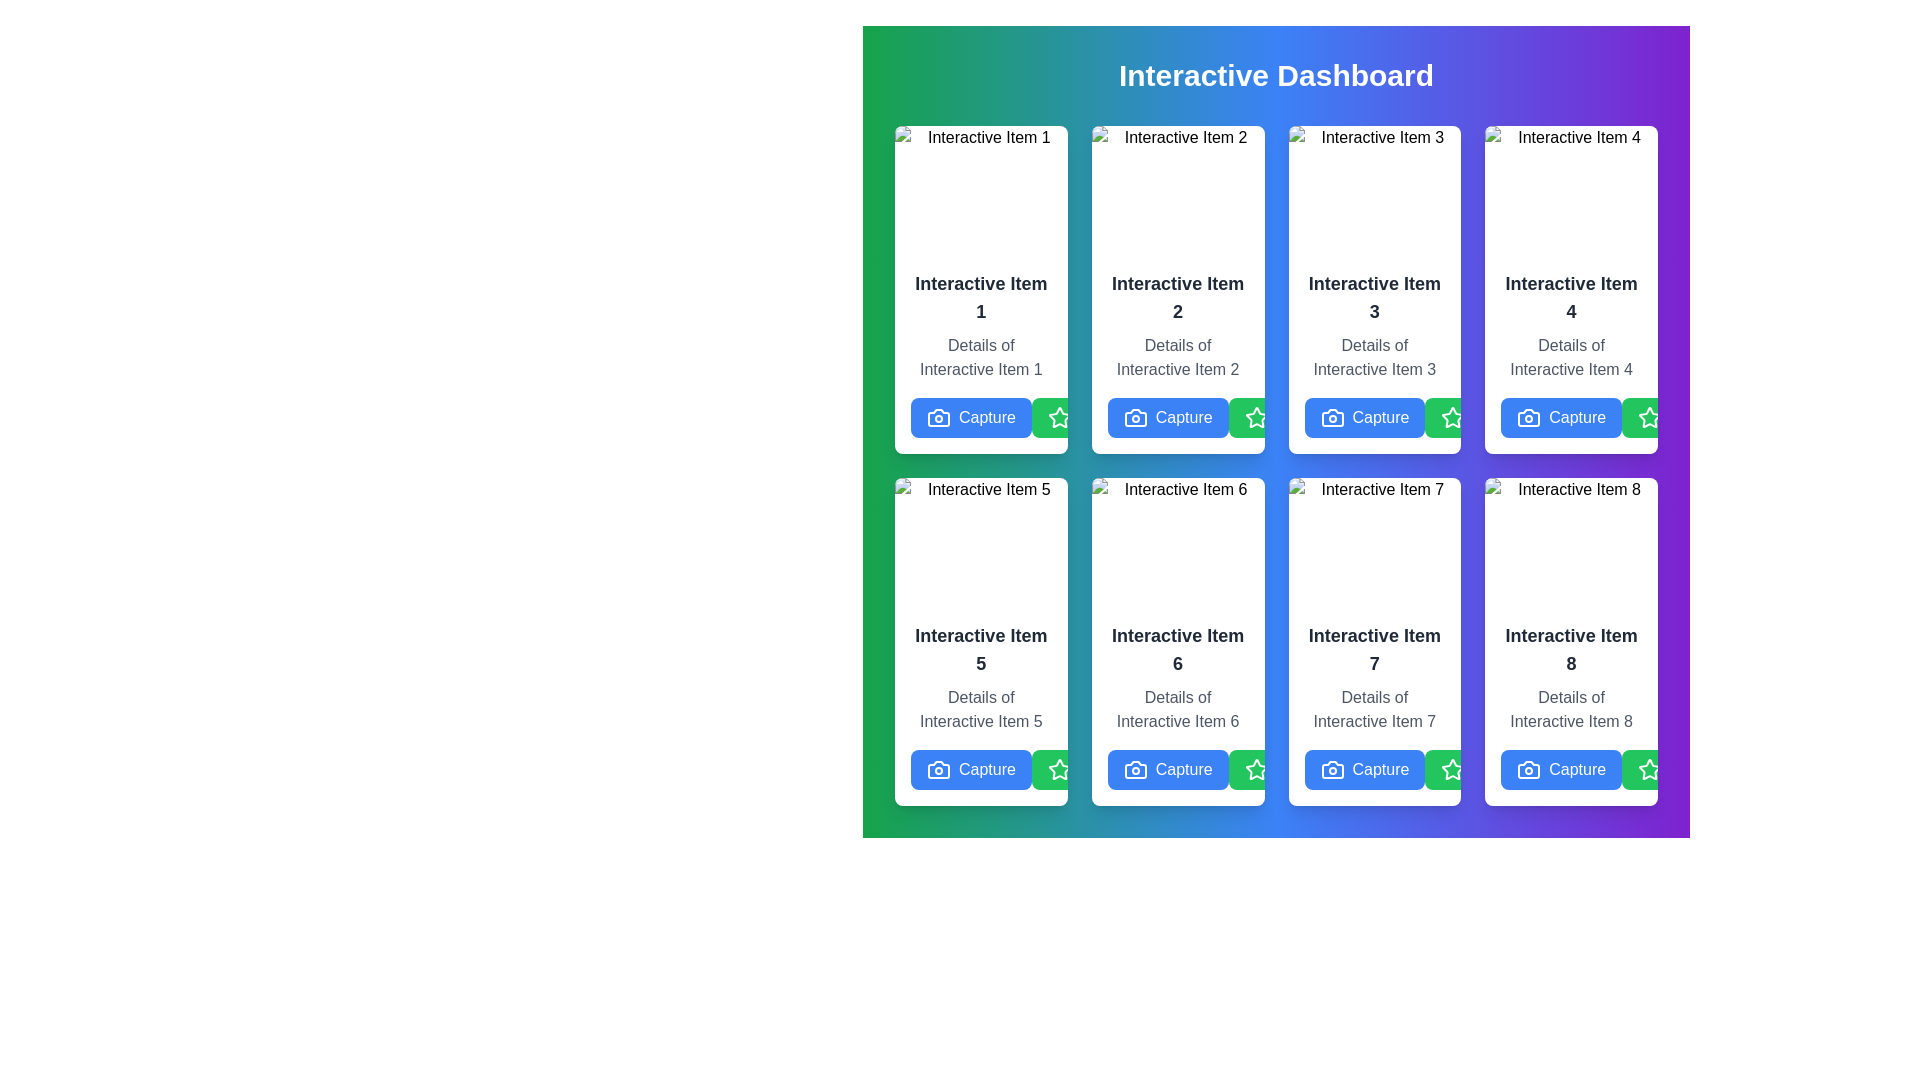 The width and height of the screenshot is (1920, 1080). I want to click on the favorite marker icon located in the bottom-right corner of the card labeled 'Interactive Item 4', which is to the right of the 'Capture' button, to mark it as favorite, so click(1650, 415).